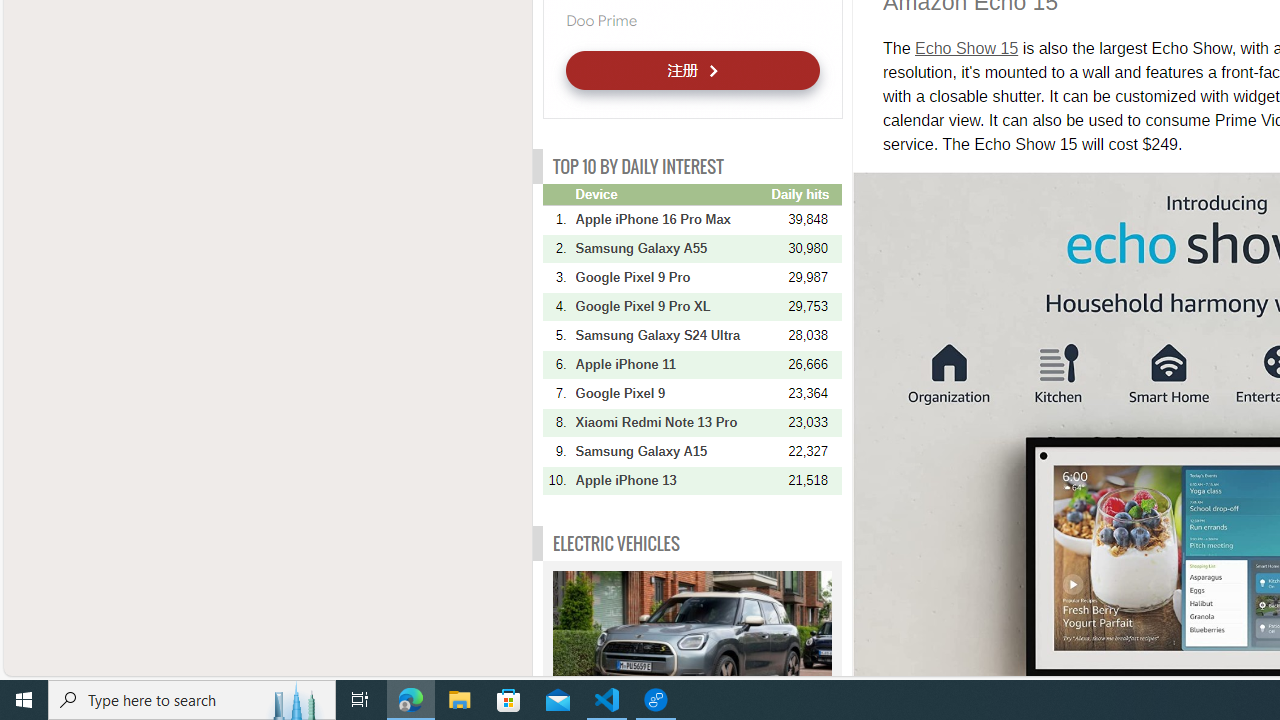 The width and height of the screenshot is (1280, 720). I want to click on 'Samsung Galaxy A55', so click(671, 247).